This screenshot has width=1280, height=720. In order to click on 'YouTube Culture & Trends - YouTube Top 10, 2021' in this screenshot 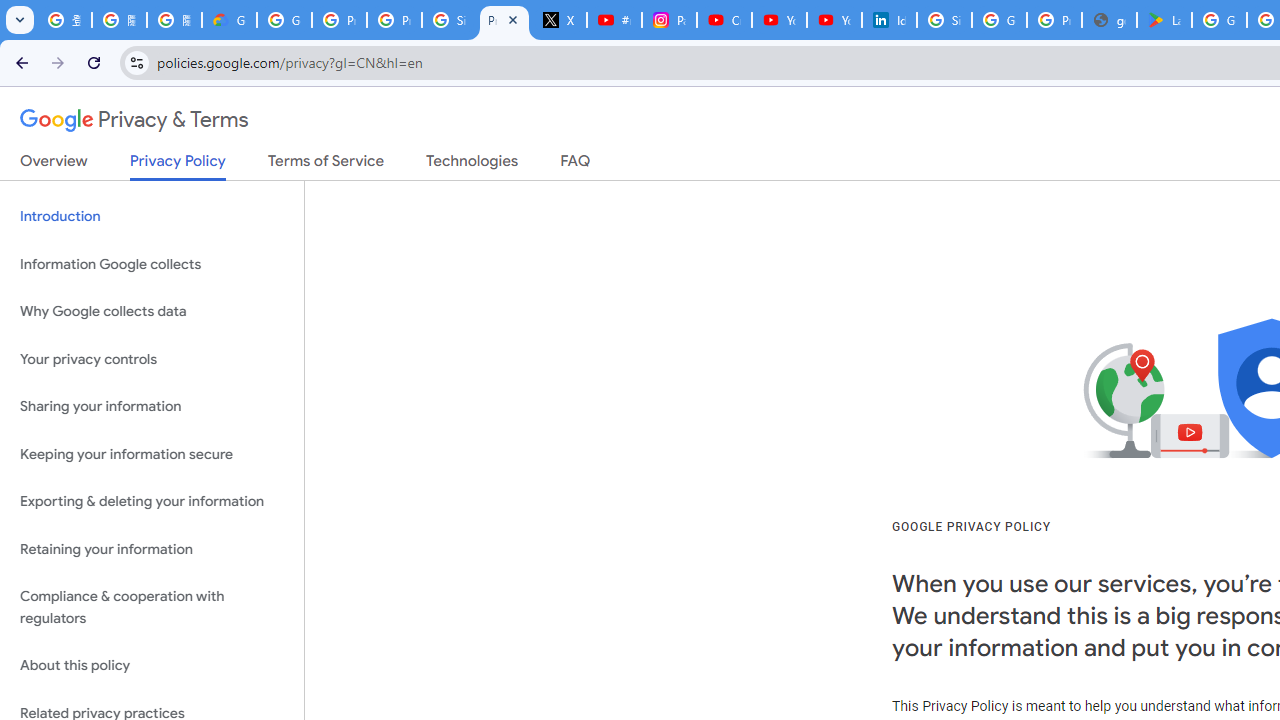, I will do `click(833, 20)`.